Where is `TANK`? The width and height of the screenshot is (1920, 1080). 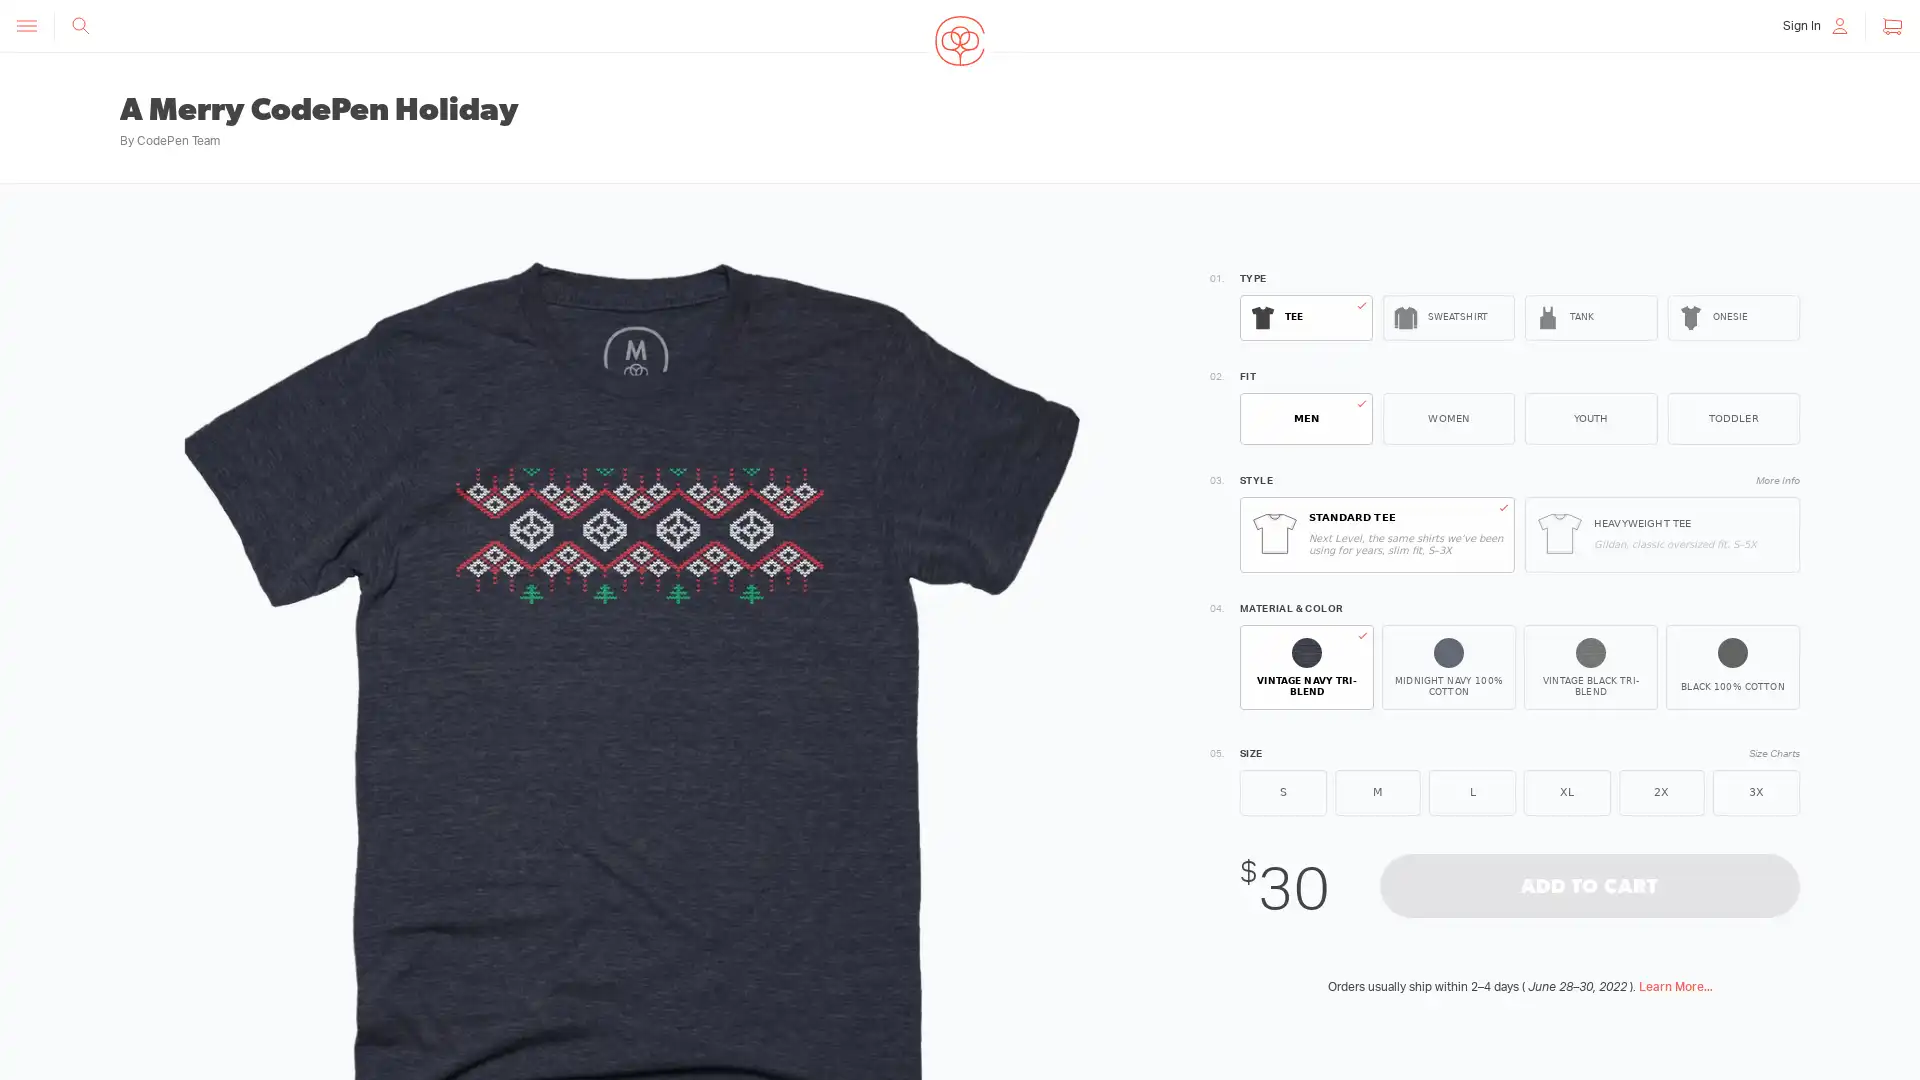
TANK is located at coordinates (1589, 316).